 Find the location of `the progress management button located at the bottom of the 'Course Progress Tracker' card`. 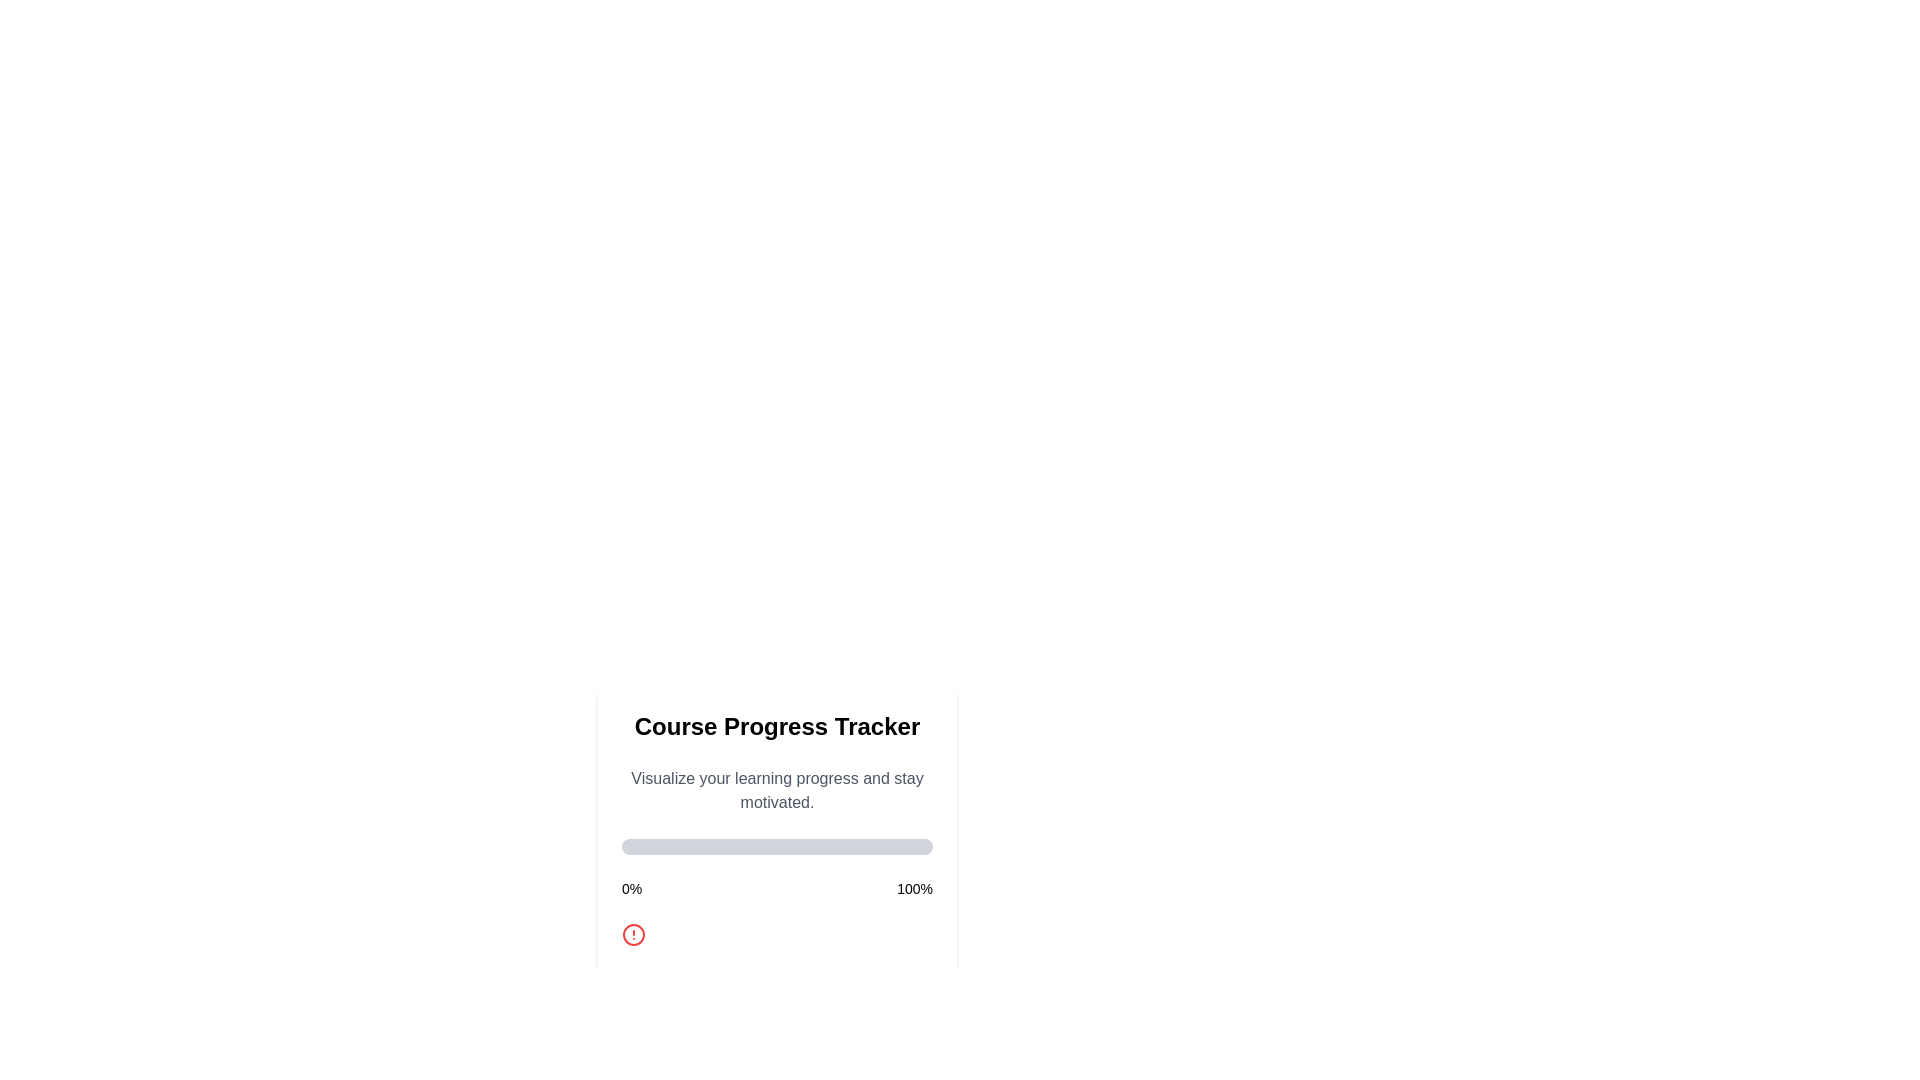

the progress management button located at the bottom of the 'Course Progress Tracker' card is located at coordinates (776, 991).